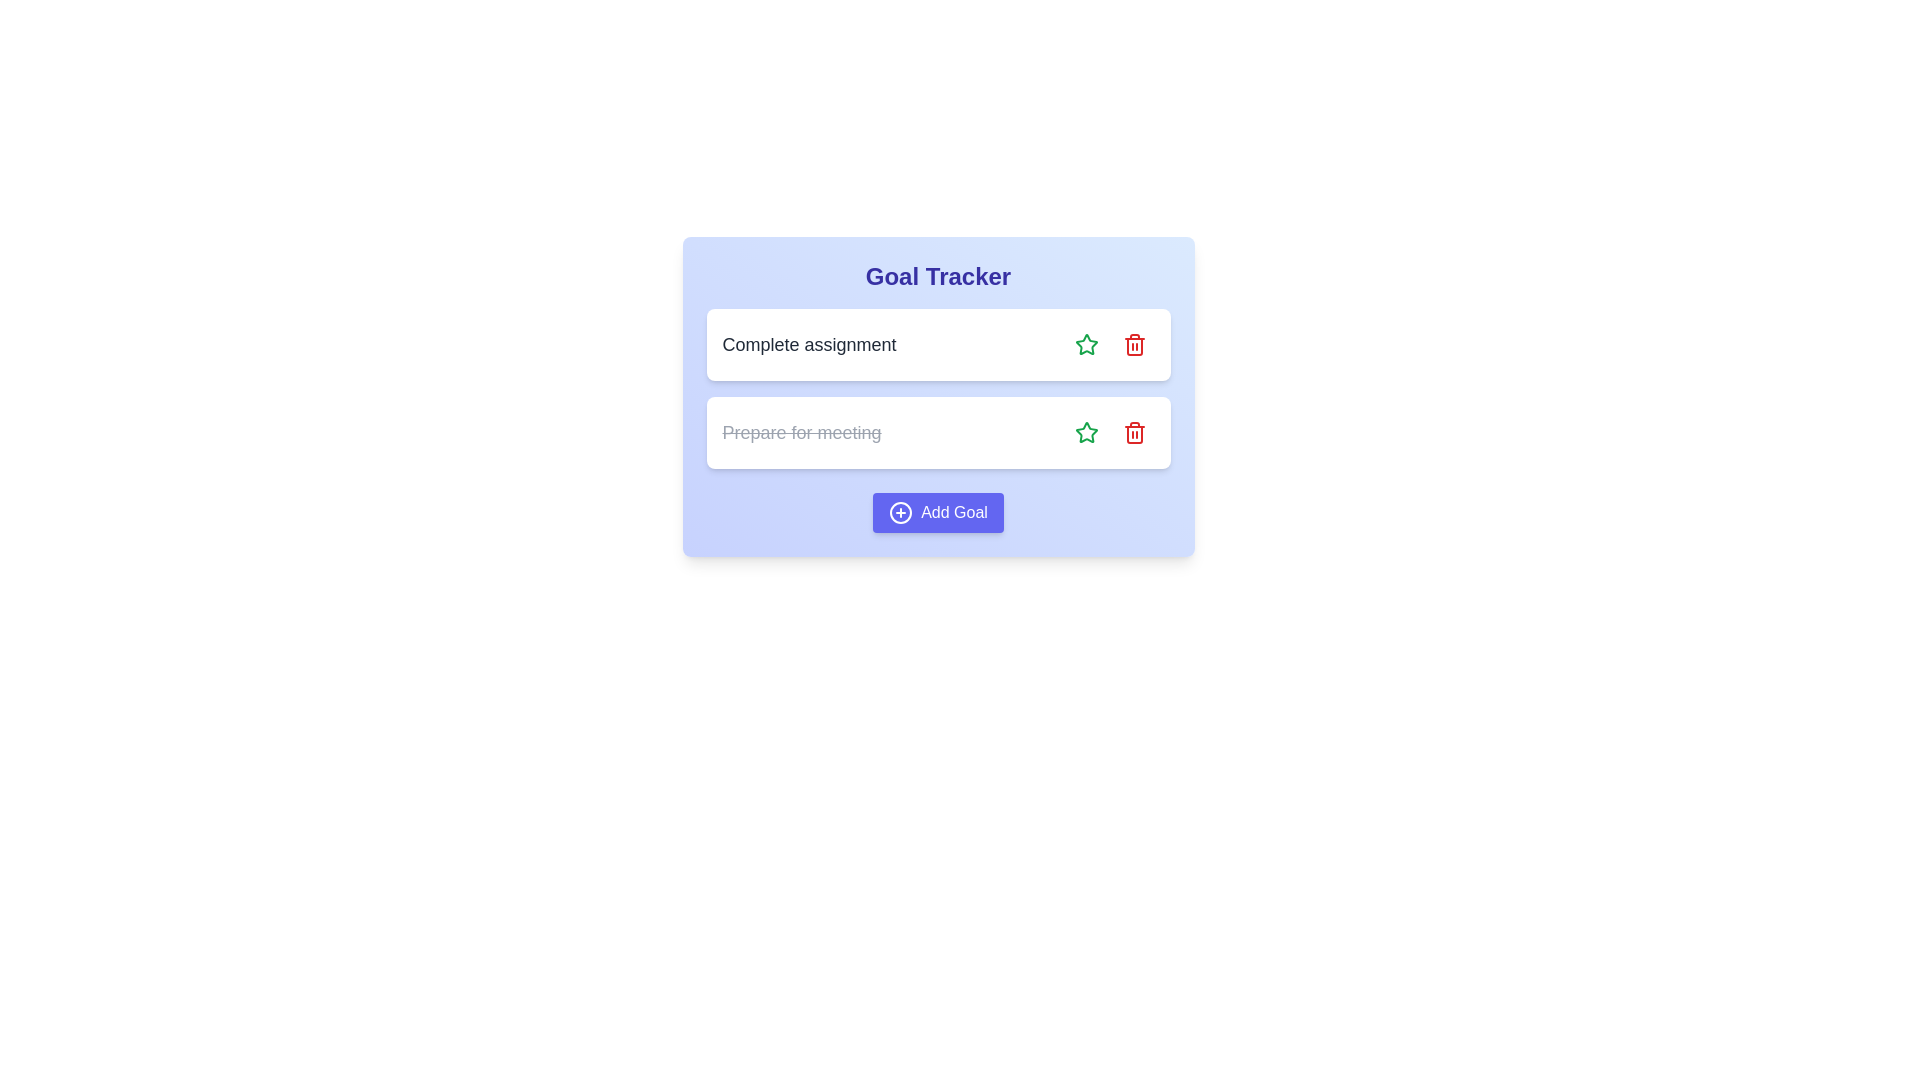 This screenshot has height=1080, width=1920. What do you see at coordinates (953, 512) in the screenshot?
I see `label text that indicates the functionality of the button for adding new goals in the Goal Tracker interface, positioned to the right of the button's icon` at bounding box center [953, 512].